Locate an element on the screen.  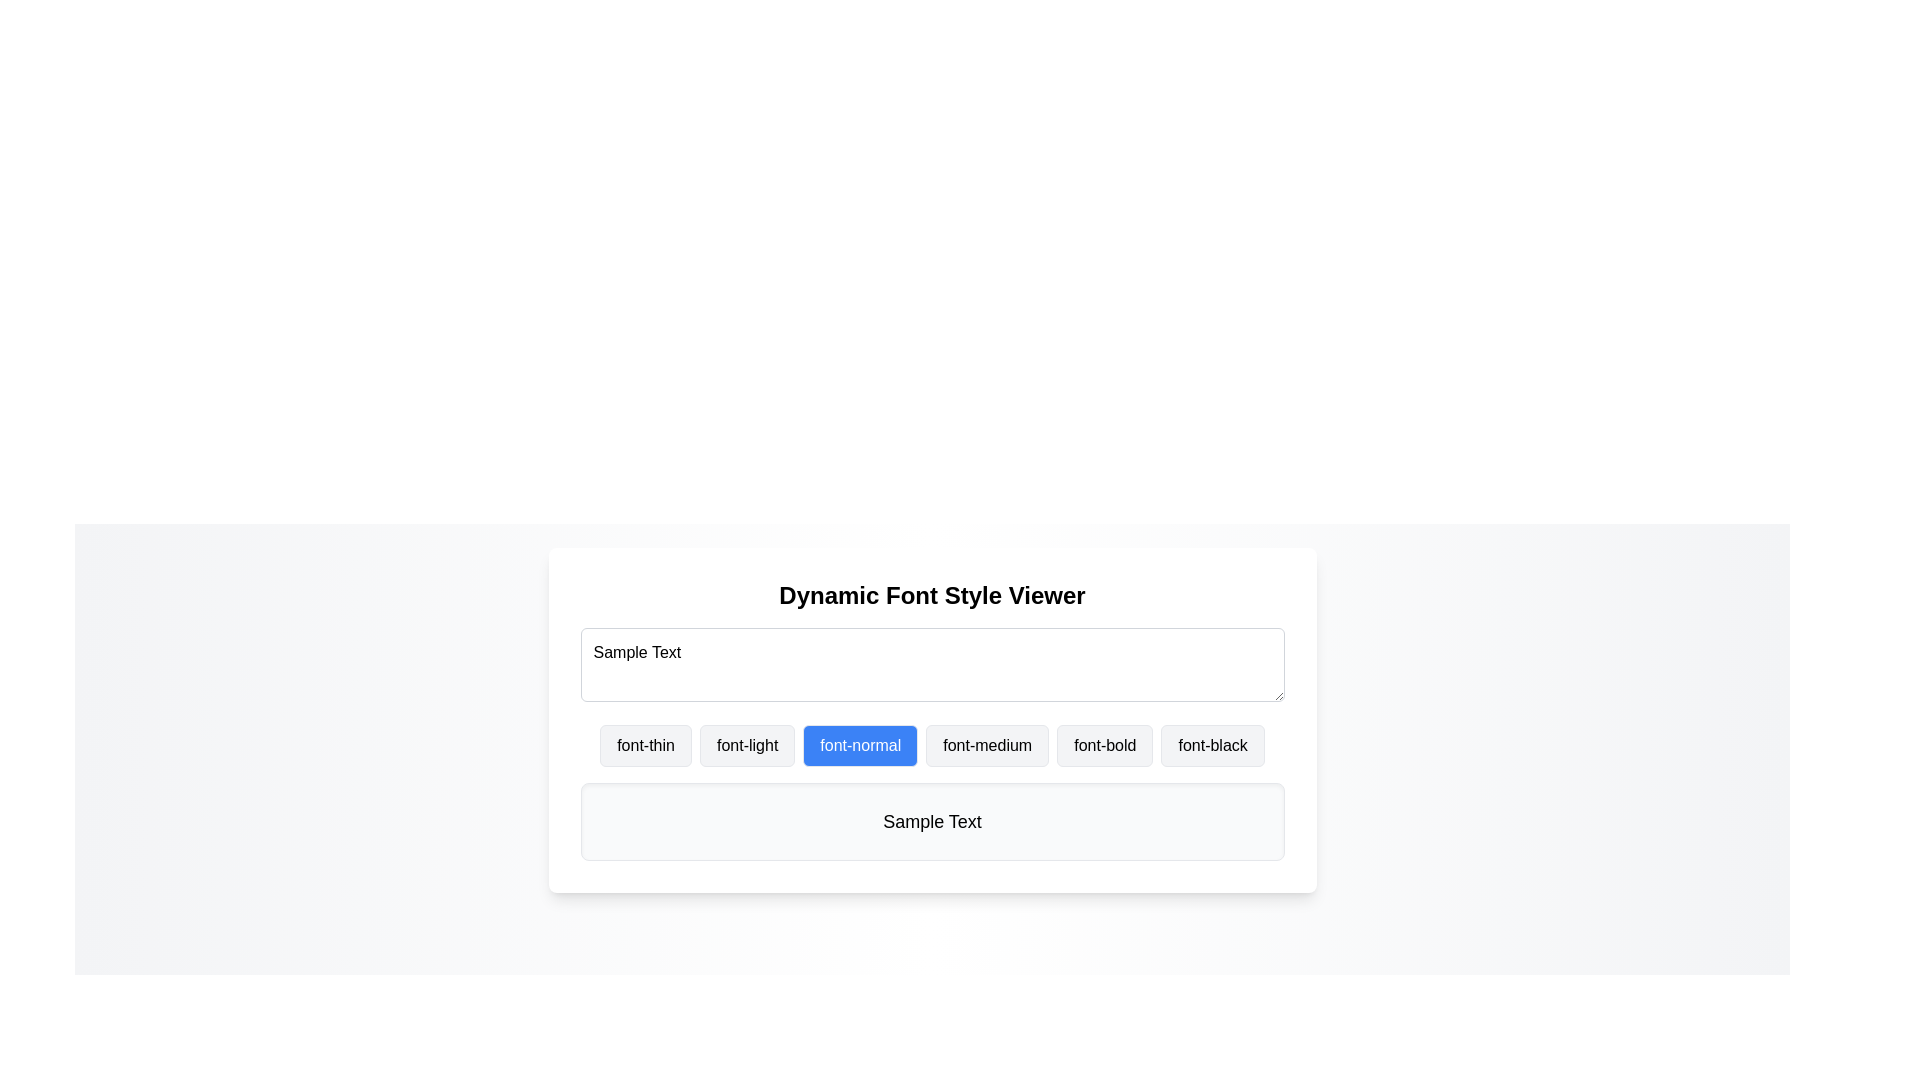
the rectangular button labeled 'font-bold' with a light gray background is located at coordinates (1104, 745).